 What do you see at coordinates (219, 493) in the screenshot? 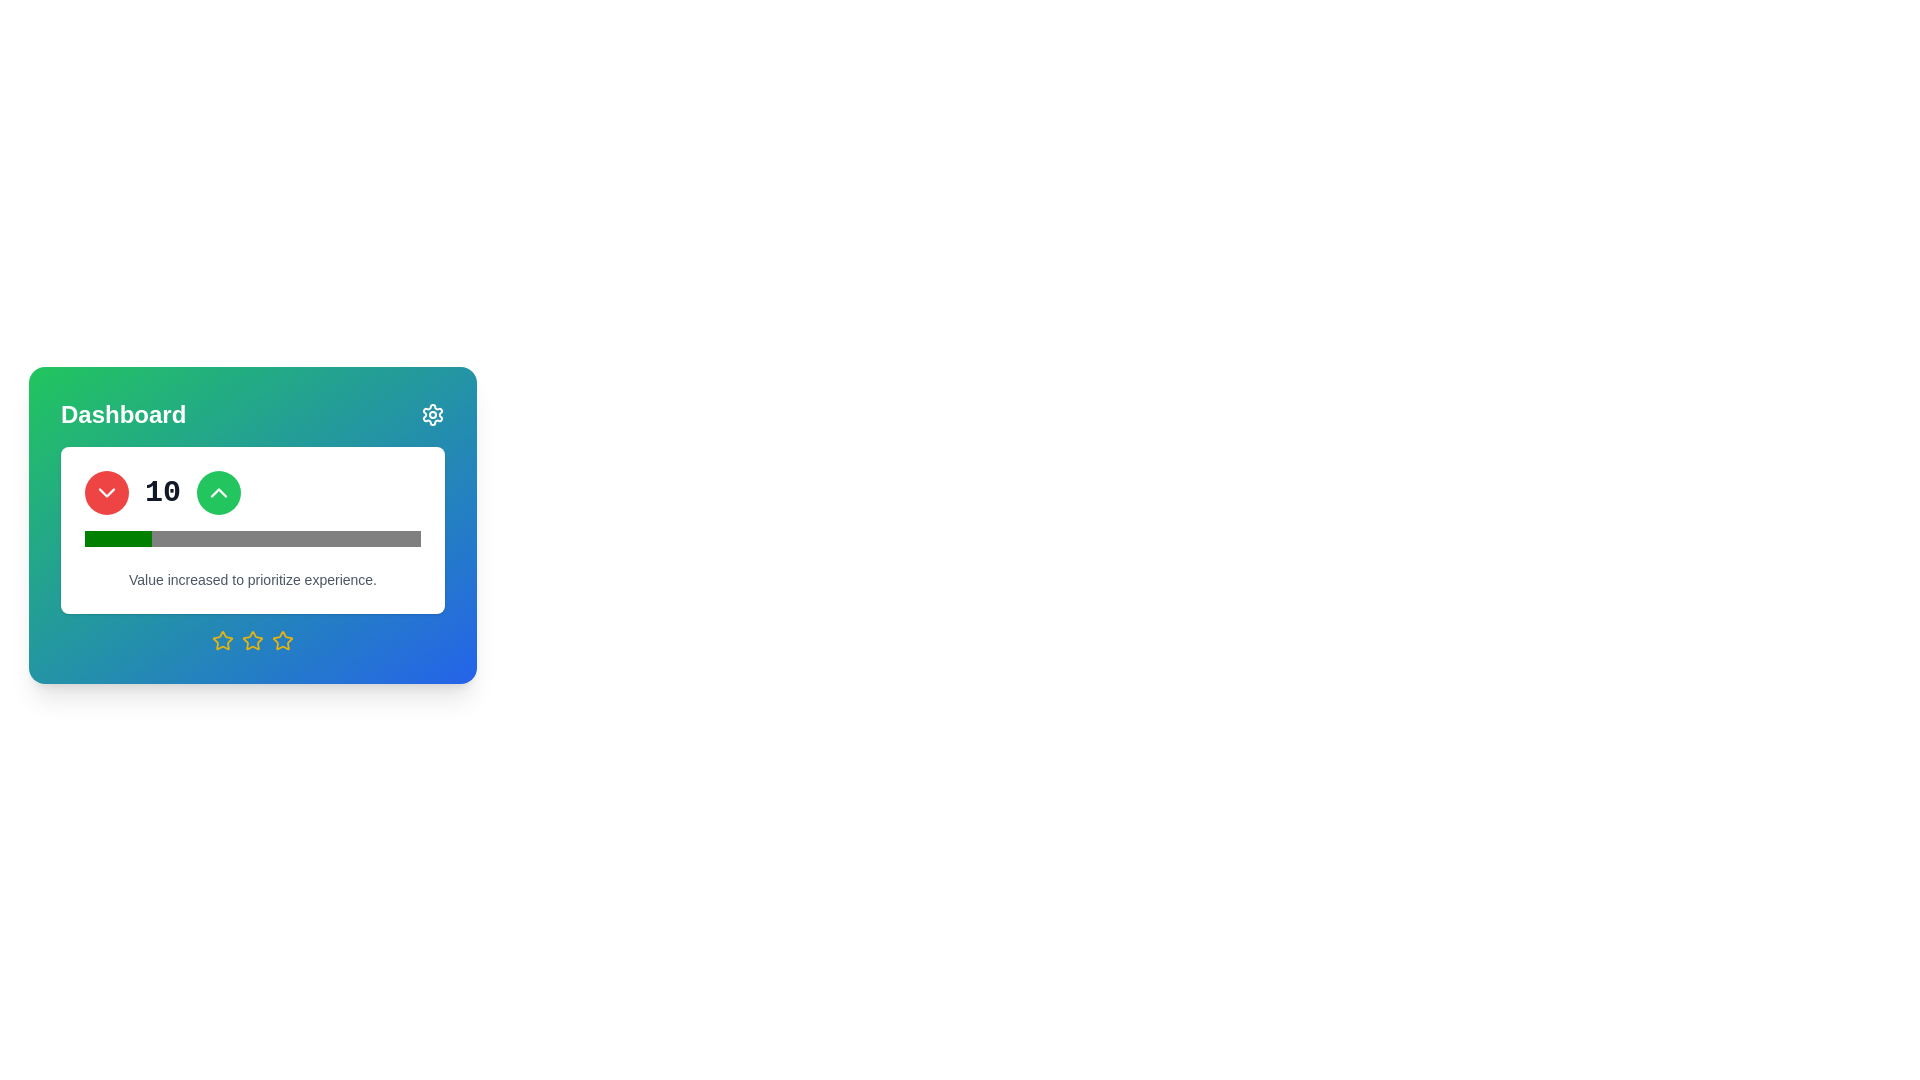
I see `the circular green button with a white upward-pointing chevron icon` at bounding box center [219, 493].